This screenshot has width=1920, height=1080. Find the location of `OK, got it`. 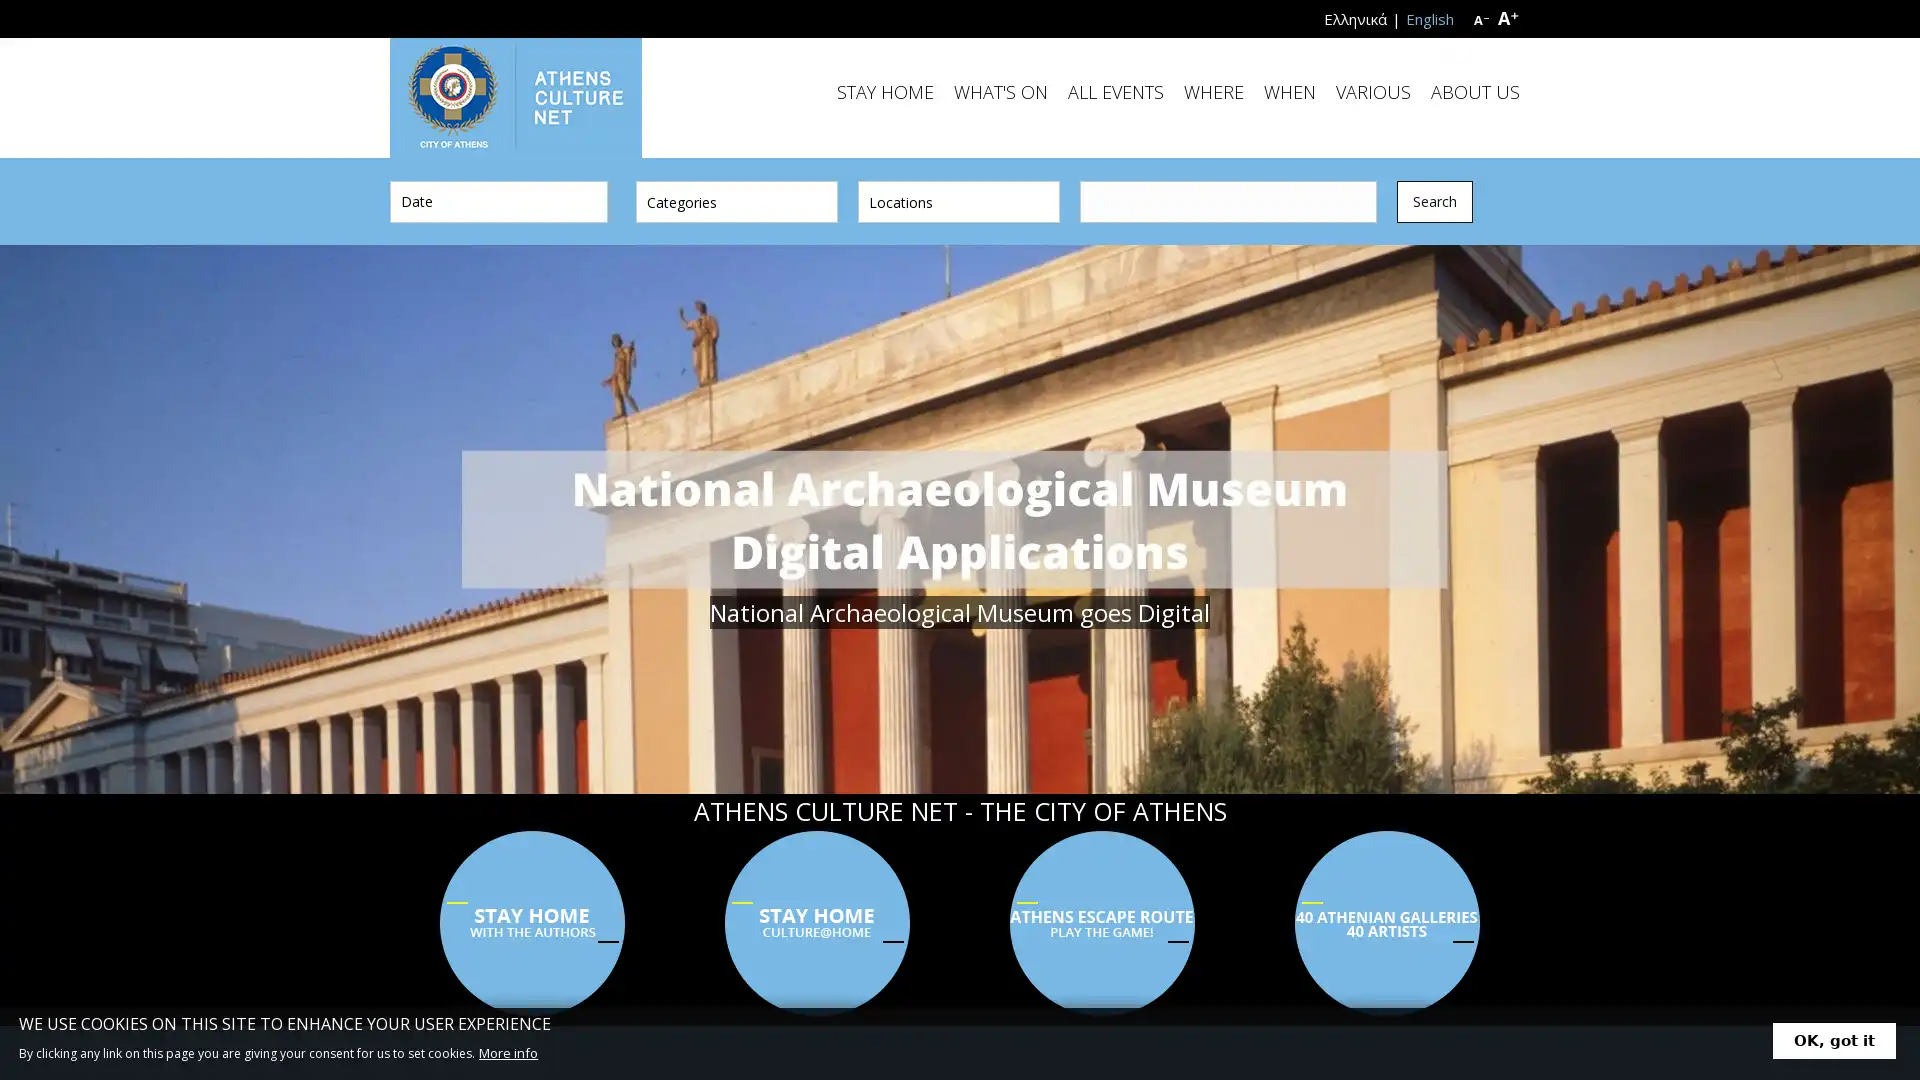

OK, got it is located at coordinates (1833, 1040).